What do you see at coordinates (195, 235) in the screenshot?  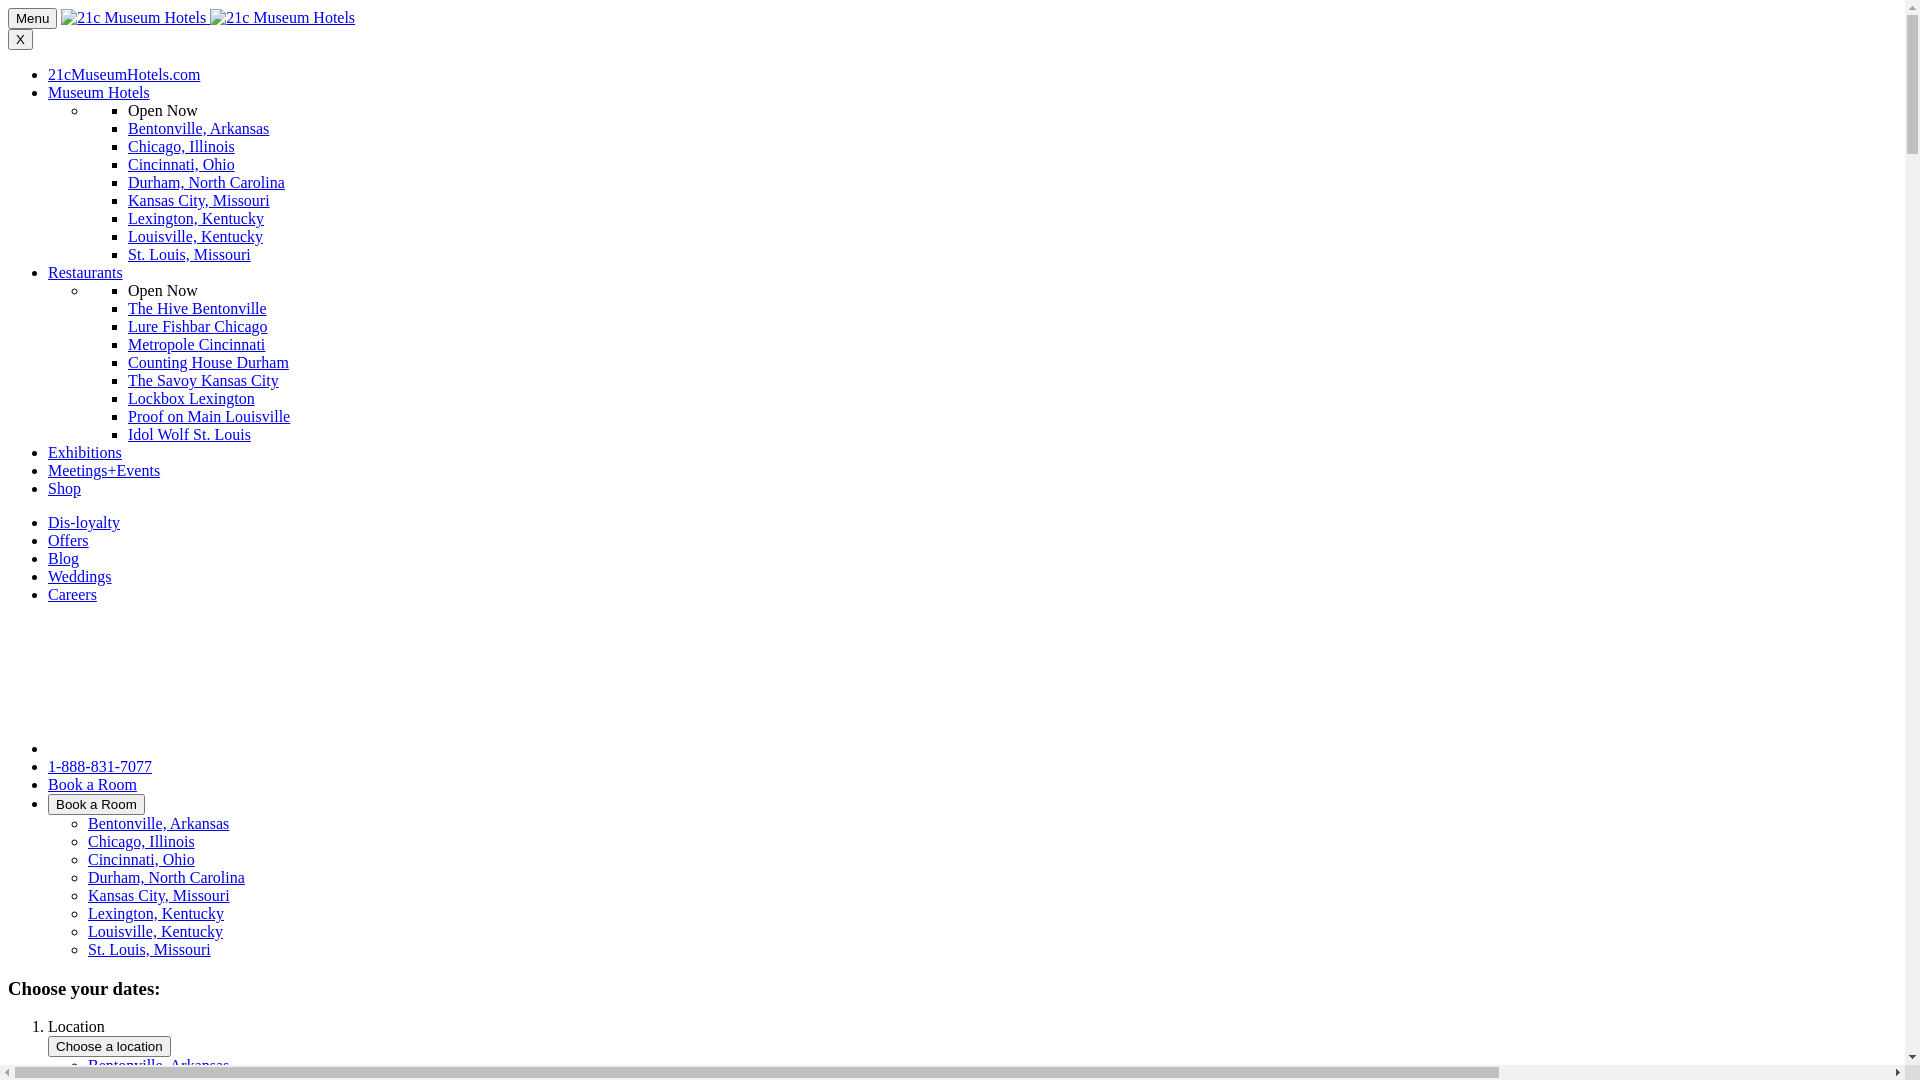 I see `'Louisville, Kentucky'` at bounding box center [195, 235].